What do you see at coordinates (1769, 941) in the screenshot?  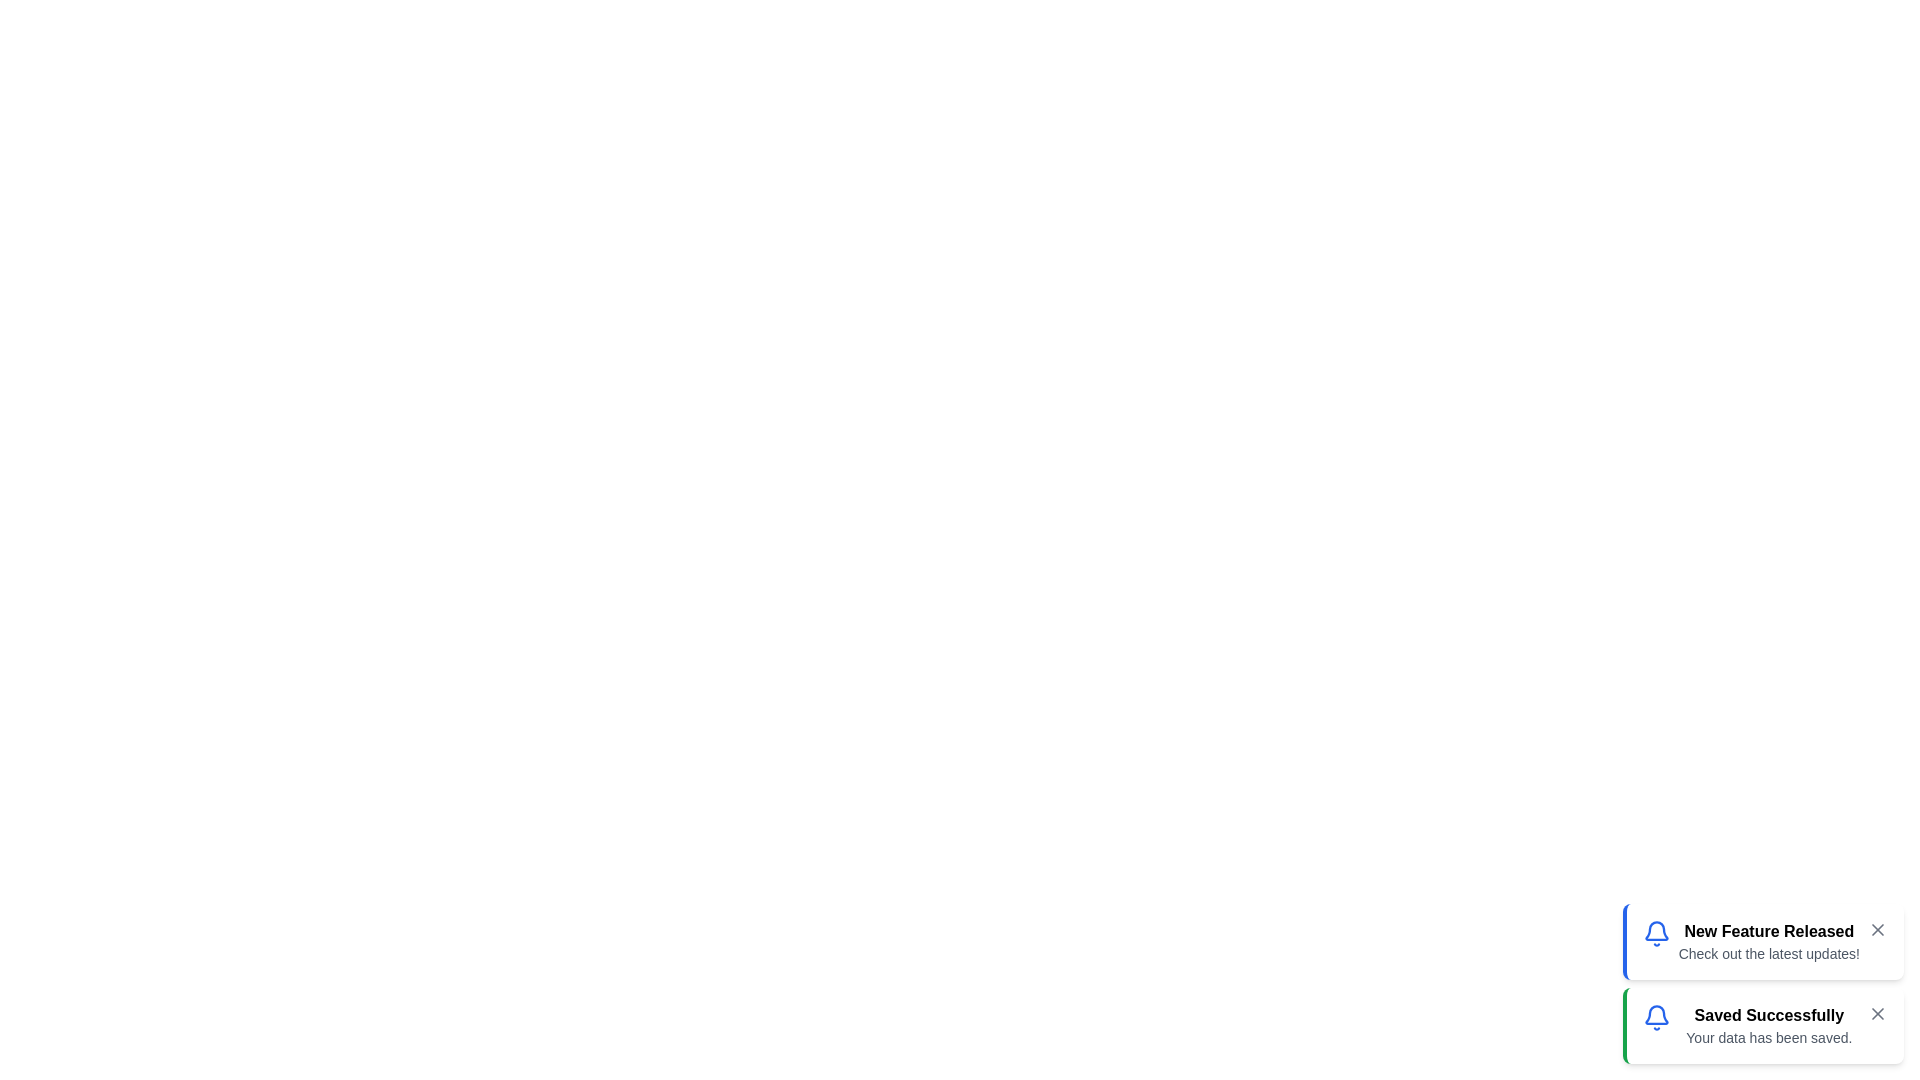 I see `the notification message Text Block that conveys the release of a new feature, located in the top half of a white notification card with a blue left border, next to a blue bell icon` at bounding box center [1769, 941].